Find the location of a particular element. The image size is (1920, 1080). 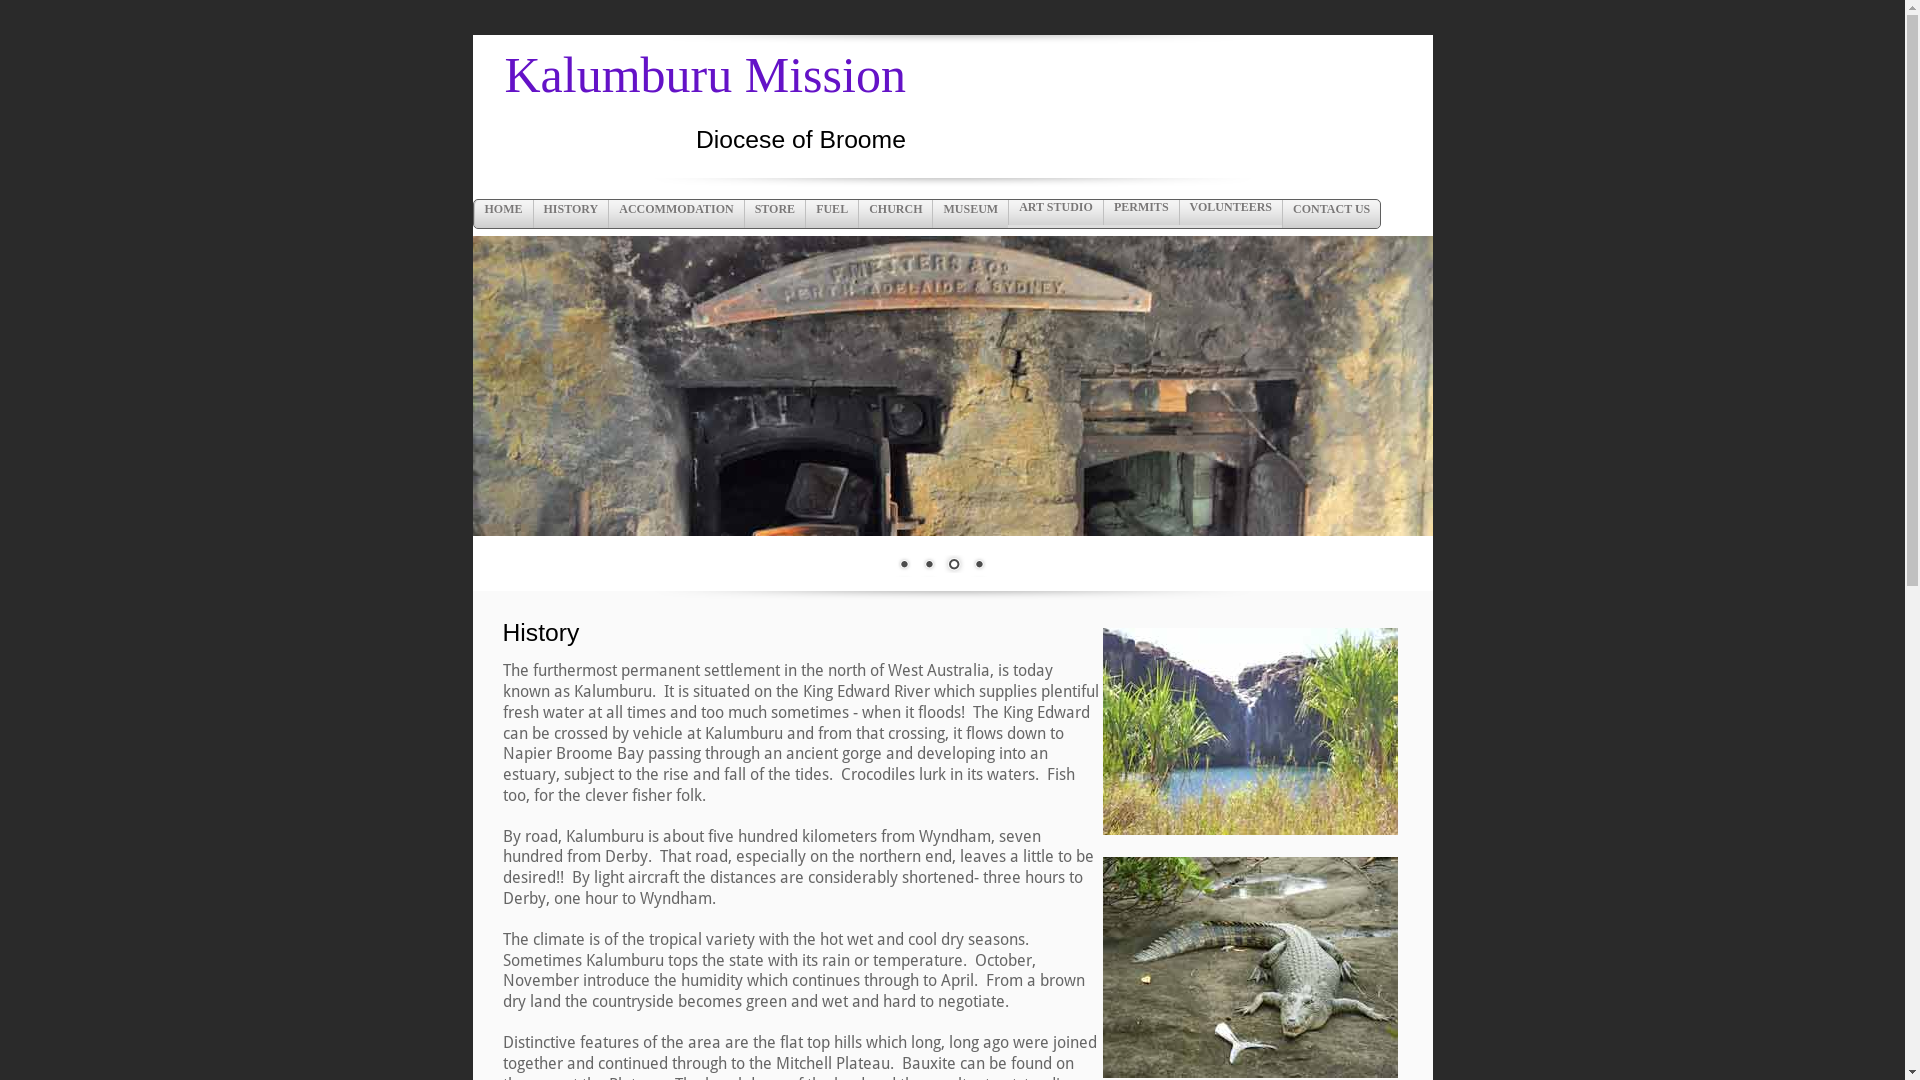

'PERMITS' is located at coordinates (1141, 212).